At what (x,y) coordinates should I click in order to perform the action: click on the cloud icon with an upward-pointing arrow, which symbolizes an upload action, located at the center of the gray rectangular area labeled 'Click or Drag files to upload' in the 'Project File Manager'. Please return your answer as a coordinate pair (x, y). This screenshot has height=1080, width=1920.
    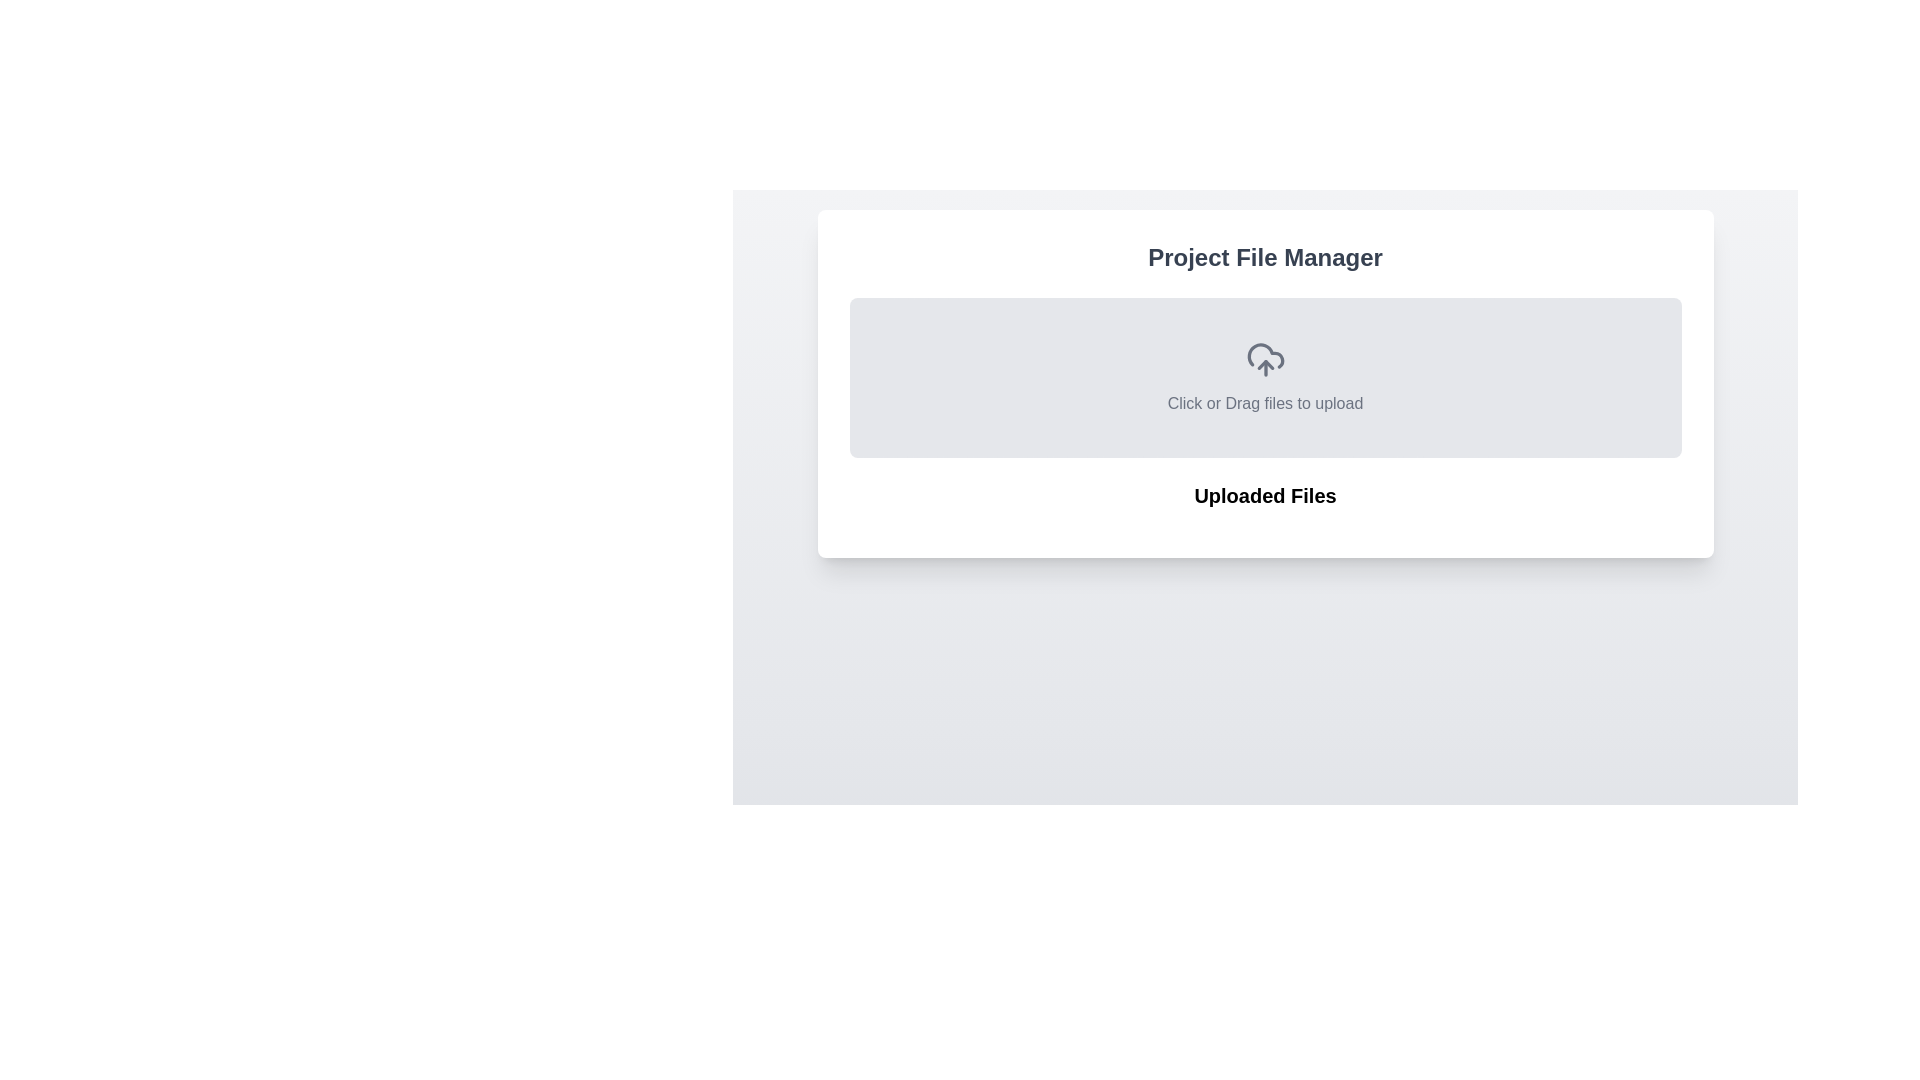
    Looking at the image, I should click on (1264, 358).